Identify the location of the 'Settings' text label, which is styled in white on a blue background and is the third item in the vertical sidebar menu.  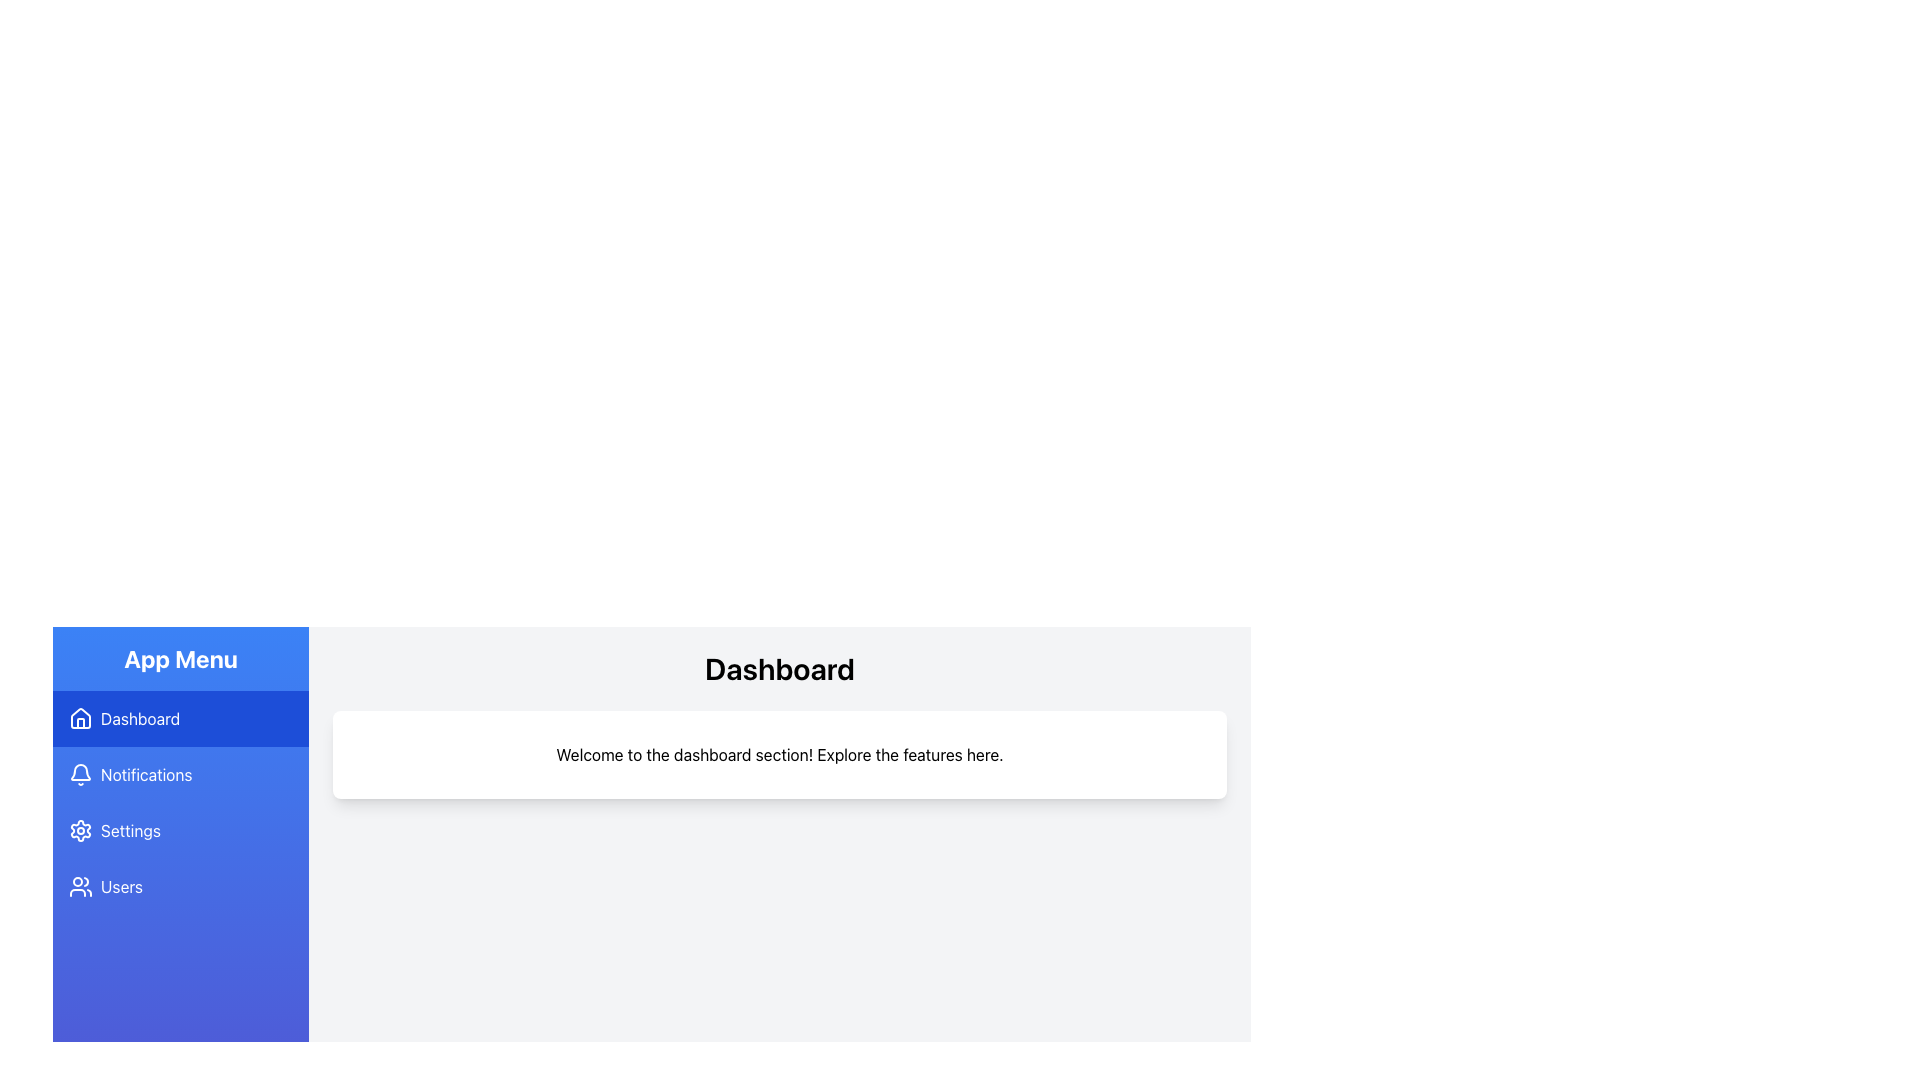
(129, 830).